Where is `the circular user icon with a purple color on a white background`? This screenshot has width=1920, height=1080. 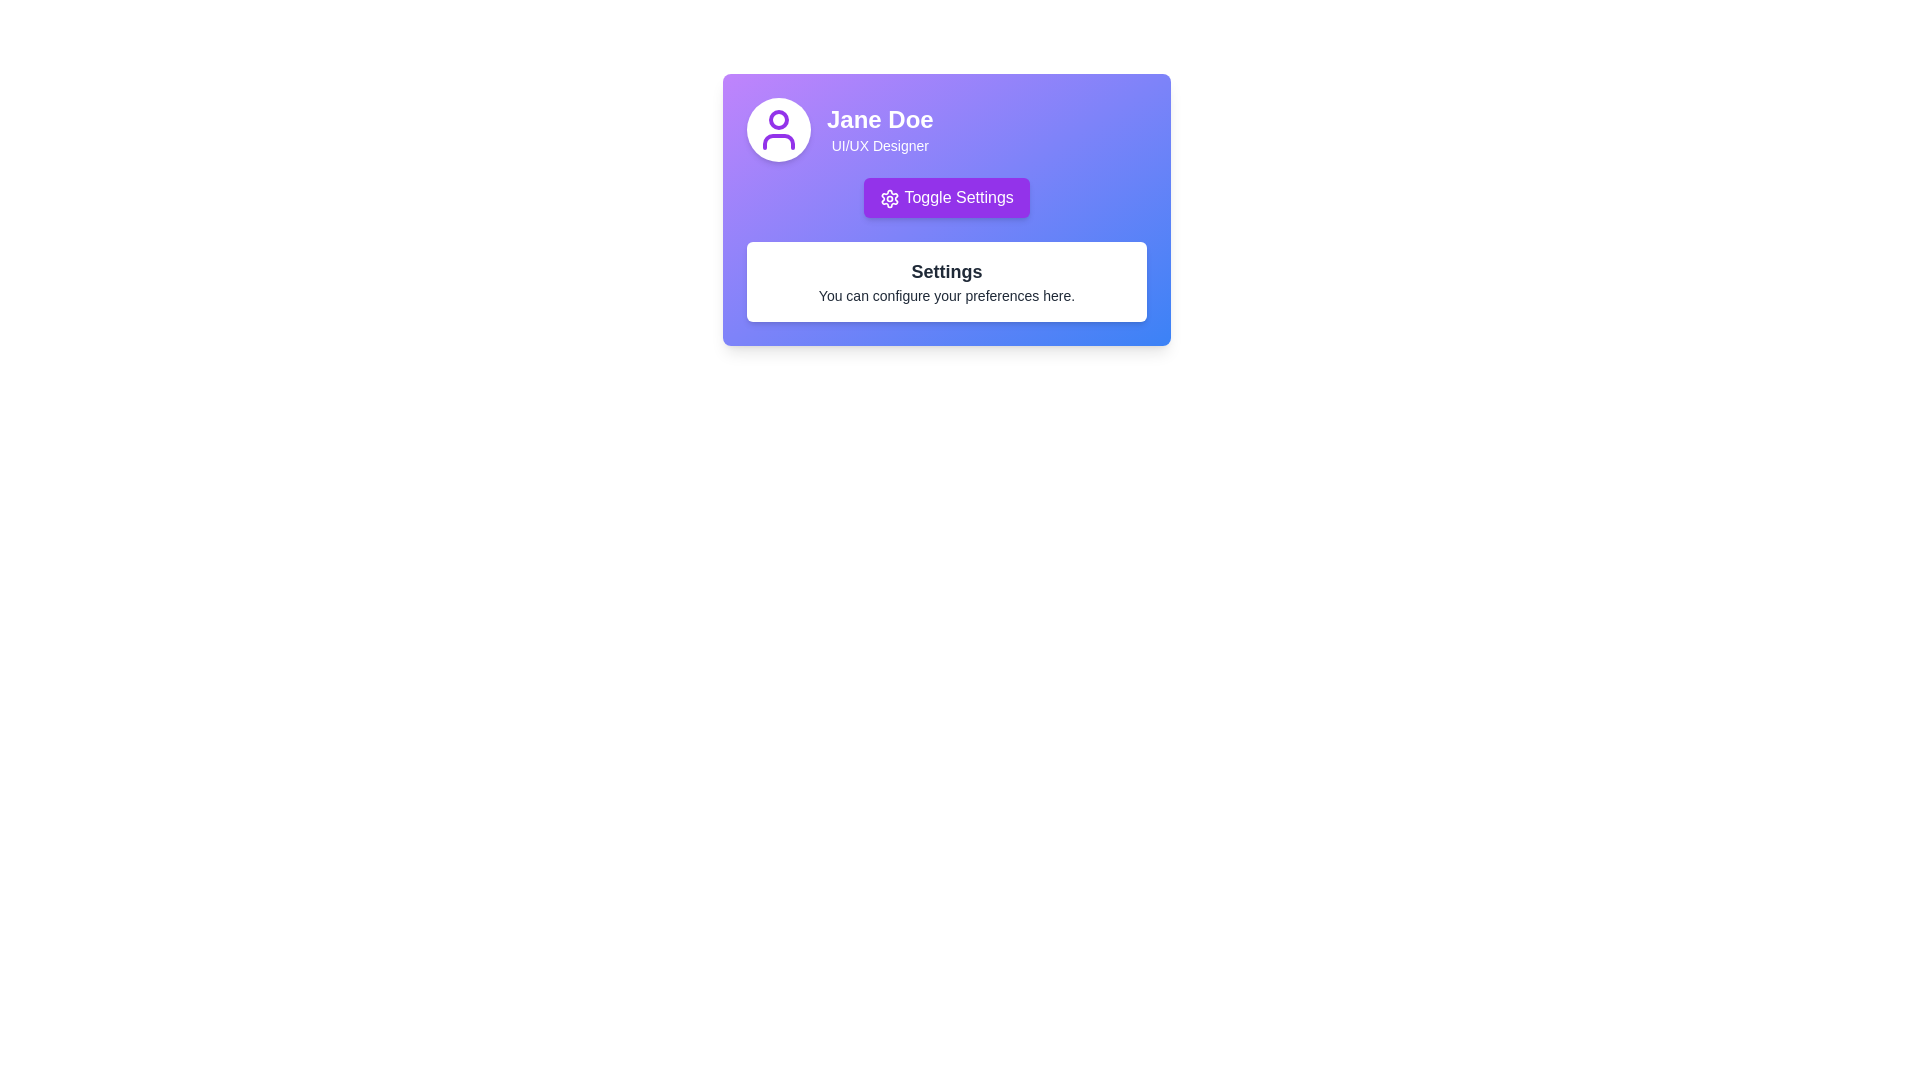 the circular user icon with a purple color on a white background is located at coordinates (777, 130).